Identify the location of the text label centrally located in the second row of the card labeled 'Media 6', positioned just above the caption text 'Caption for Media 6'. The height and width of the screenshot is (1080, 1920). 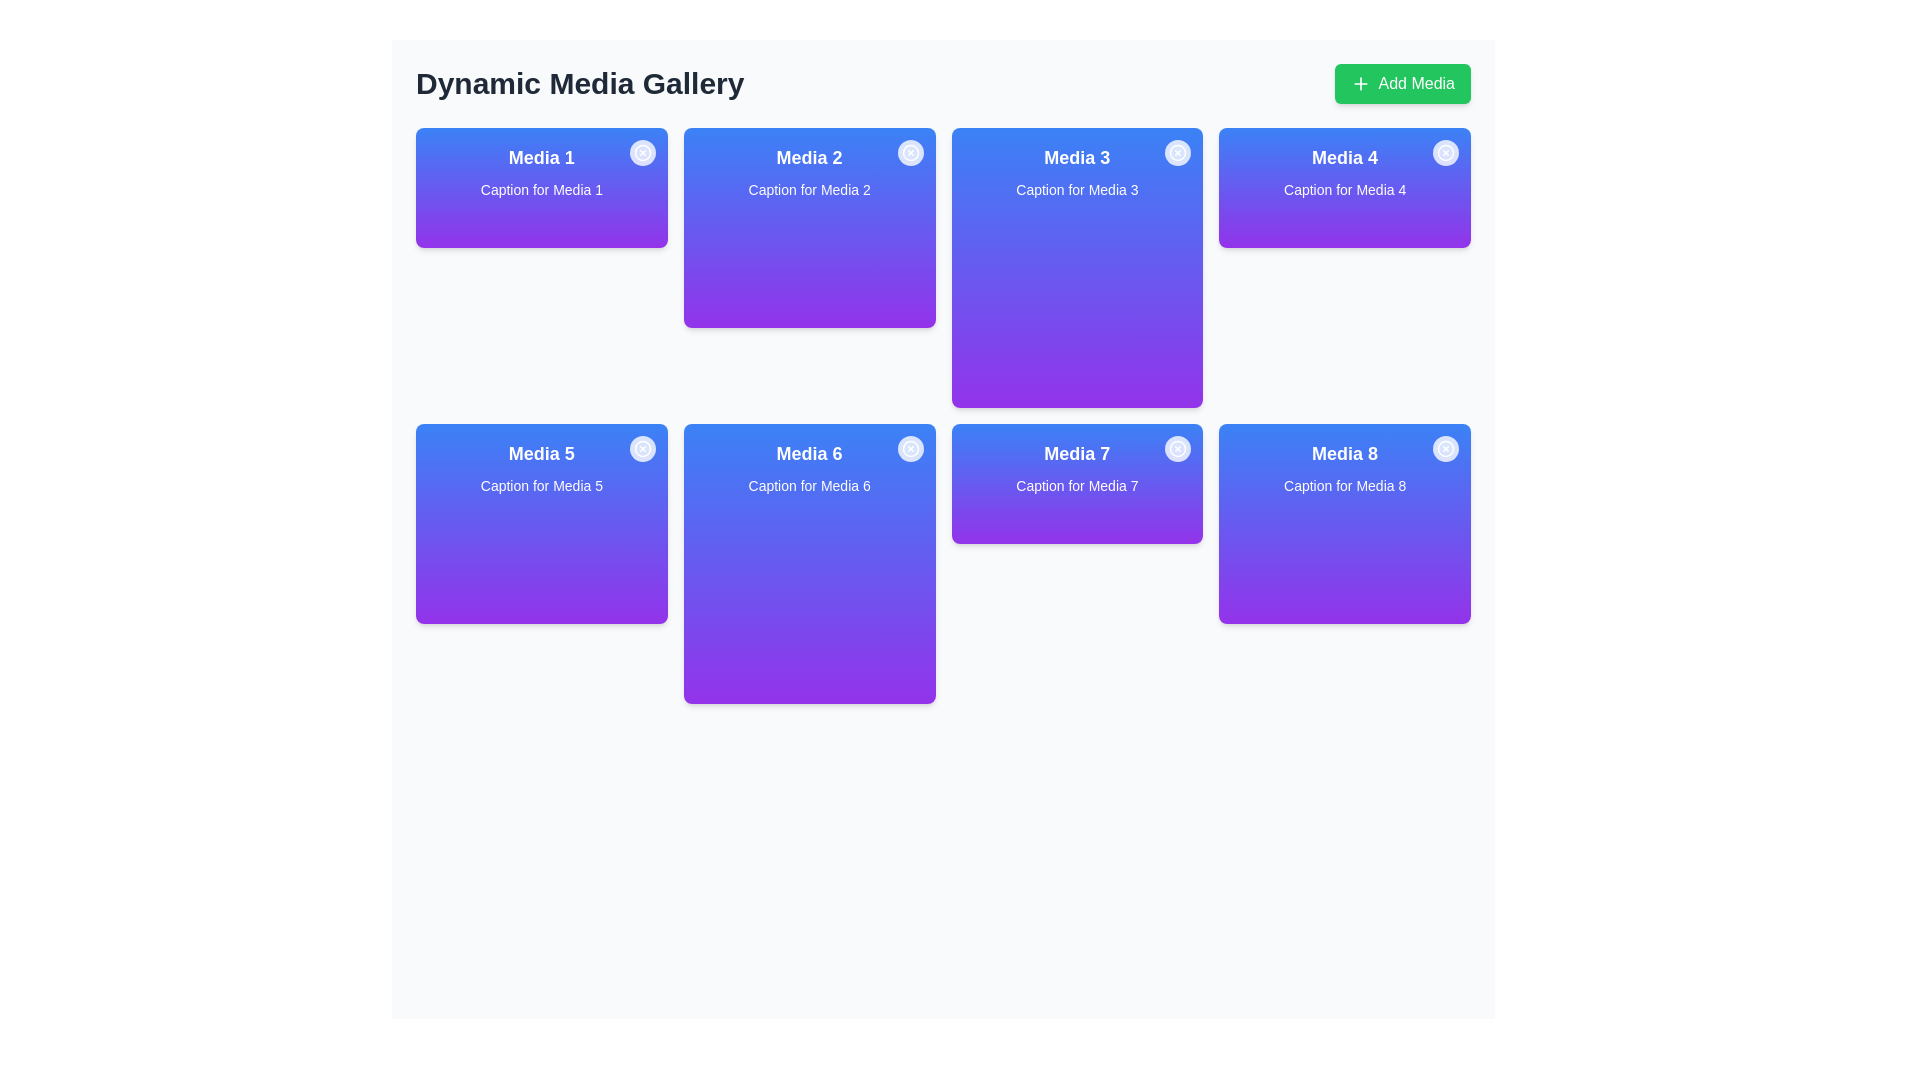
(809, 454).